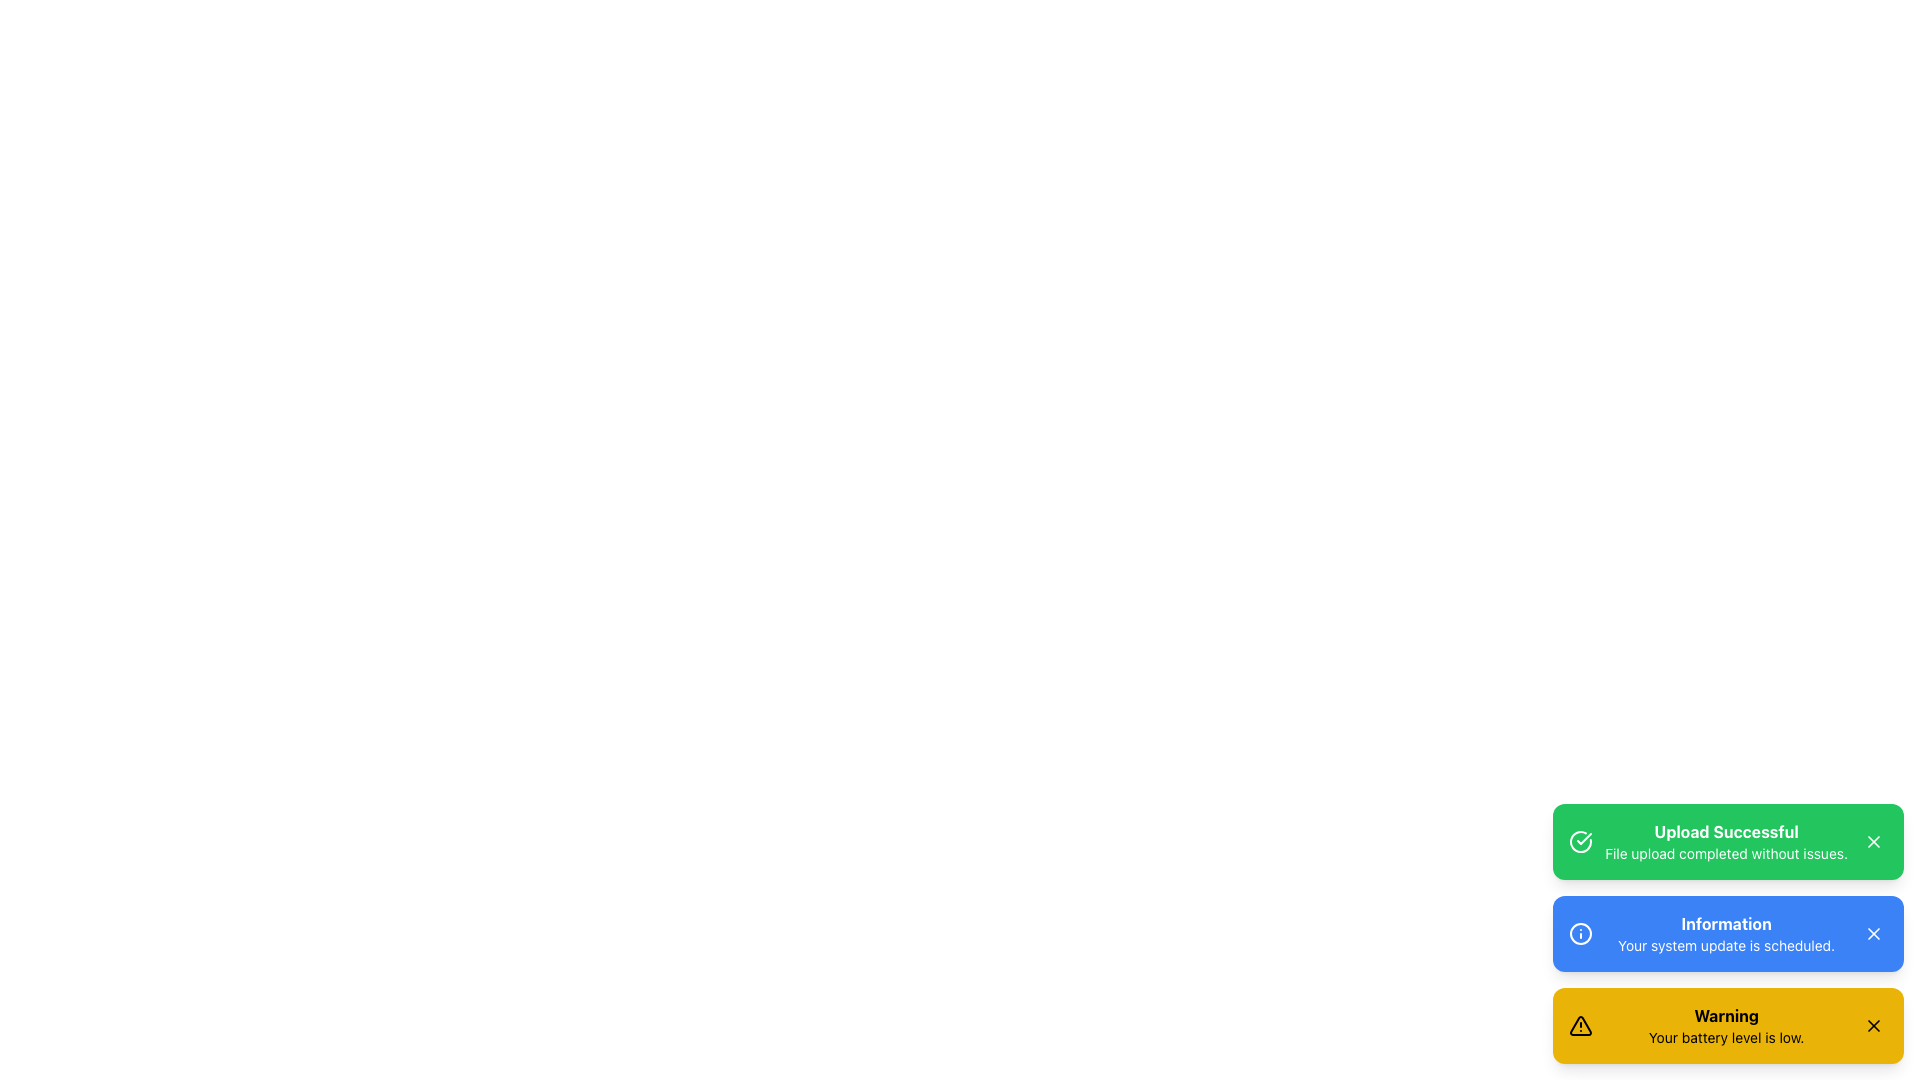 This screenshot has width=1920, height=1080. What do you see at coordinates (1872, 1026) in the screenshot?
I see `the close button located at the top-right corner of the yellow 'Warning' notification box` at bounding box center [1872, 1026].